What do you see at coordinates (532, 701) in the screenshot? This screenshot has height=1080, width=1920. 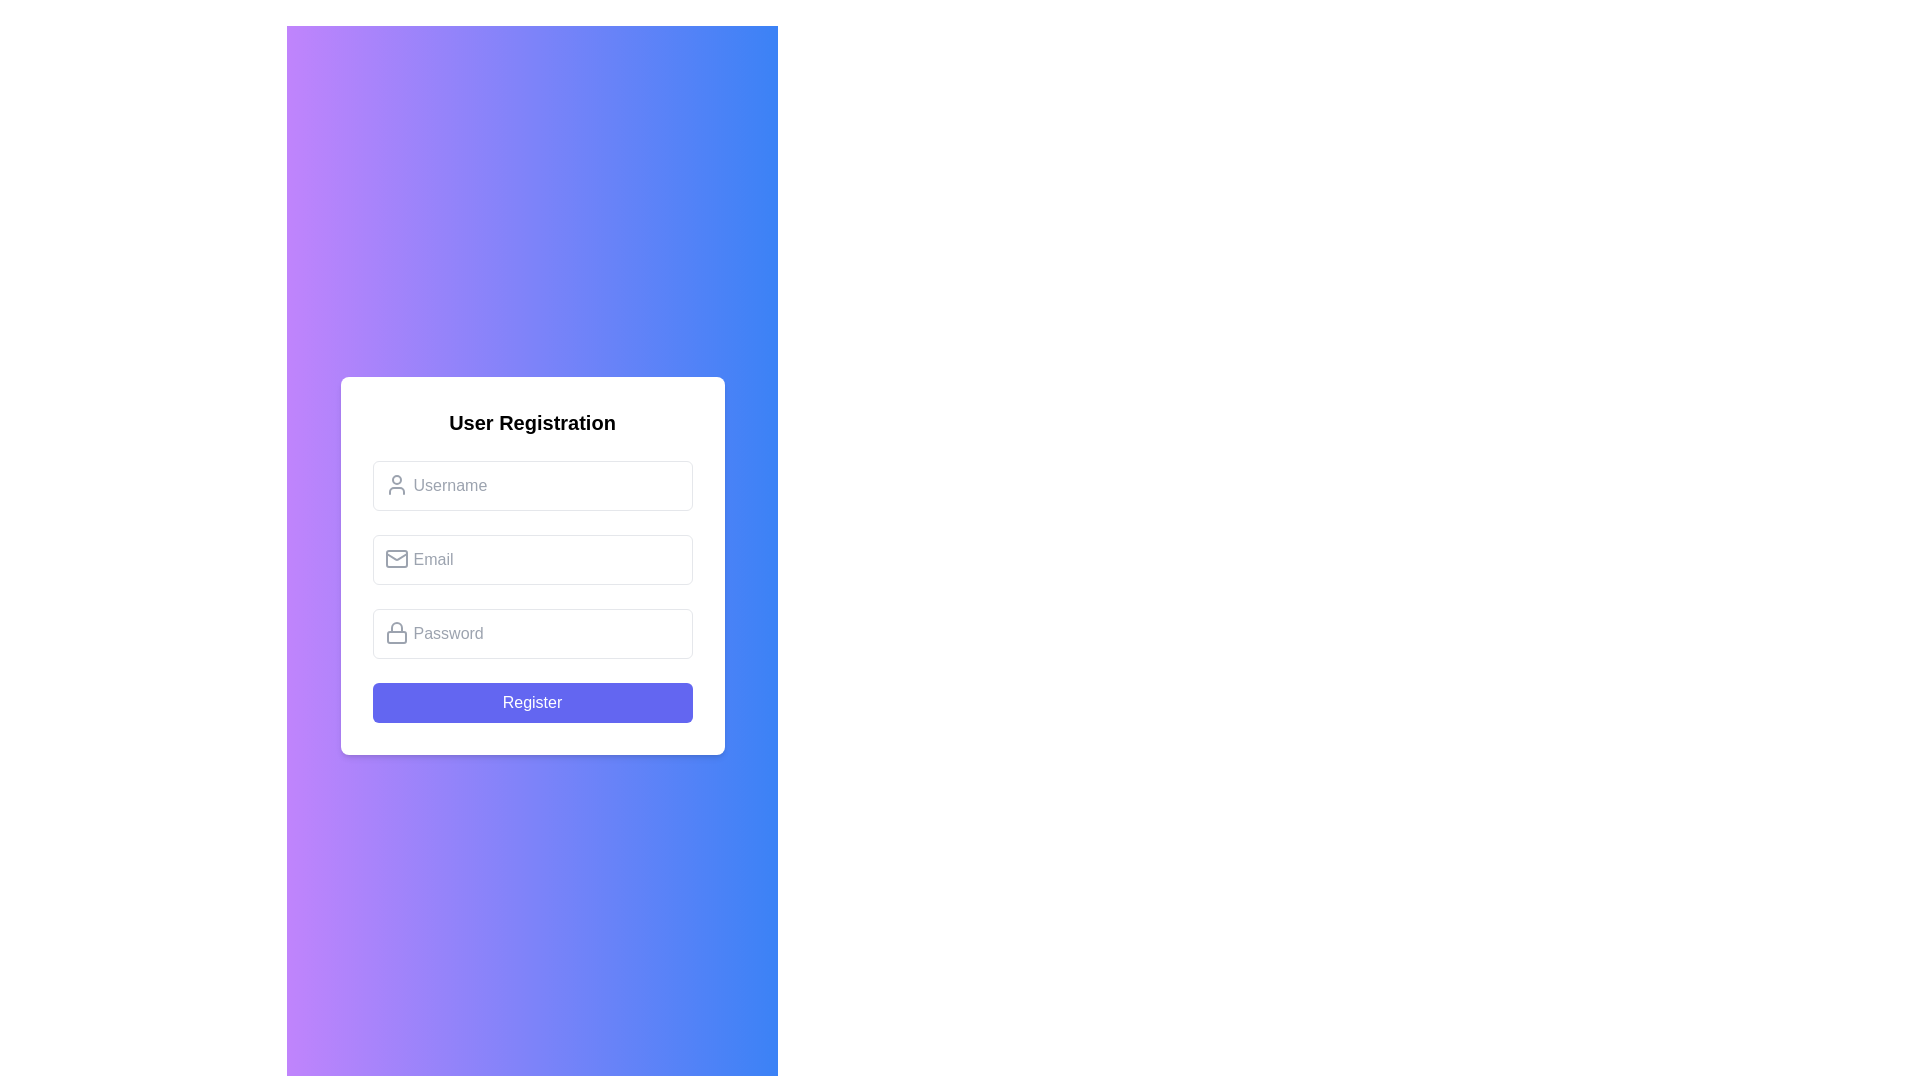 I see `the 'Register' button with rounded corners, styled in solid indigo color` at bounding box center [532, 701].